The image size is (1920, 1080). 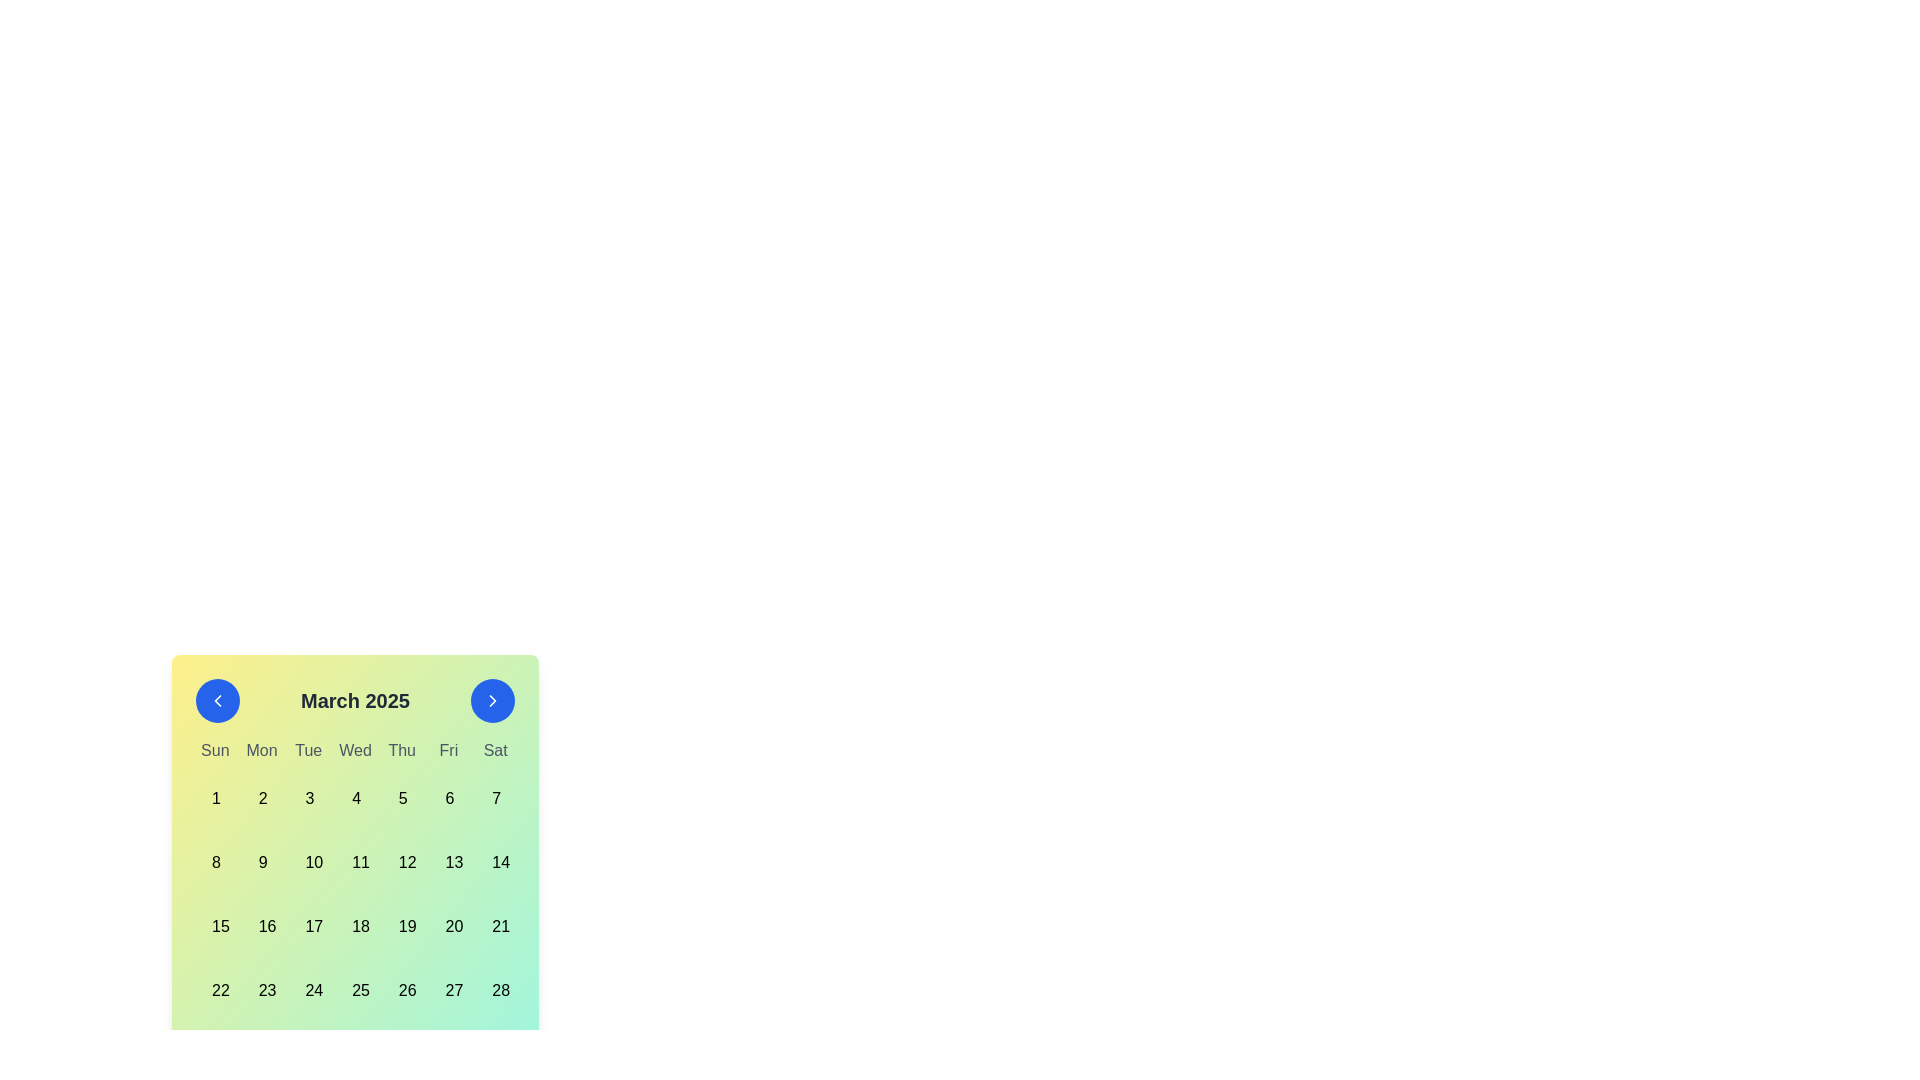 I want to click on the clickable day cell in the calendar that contains the numeral '8', so click(x=215, y=862).